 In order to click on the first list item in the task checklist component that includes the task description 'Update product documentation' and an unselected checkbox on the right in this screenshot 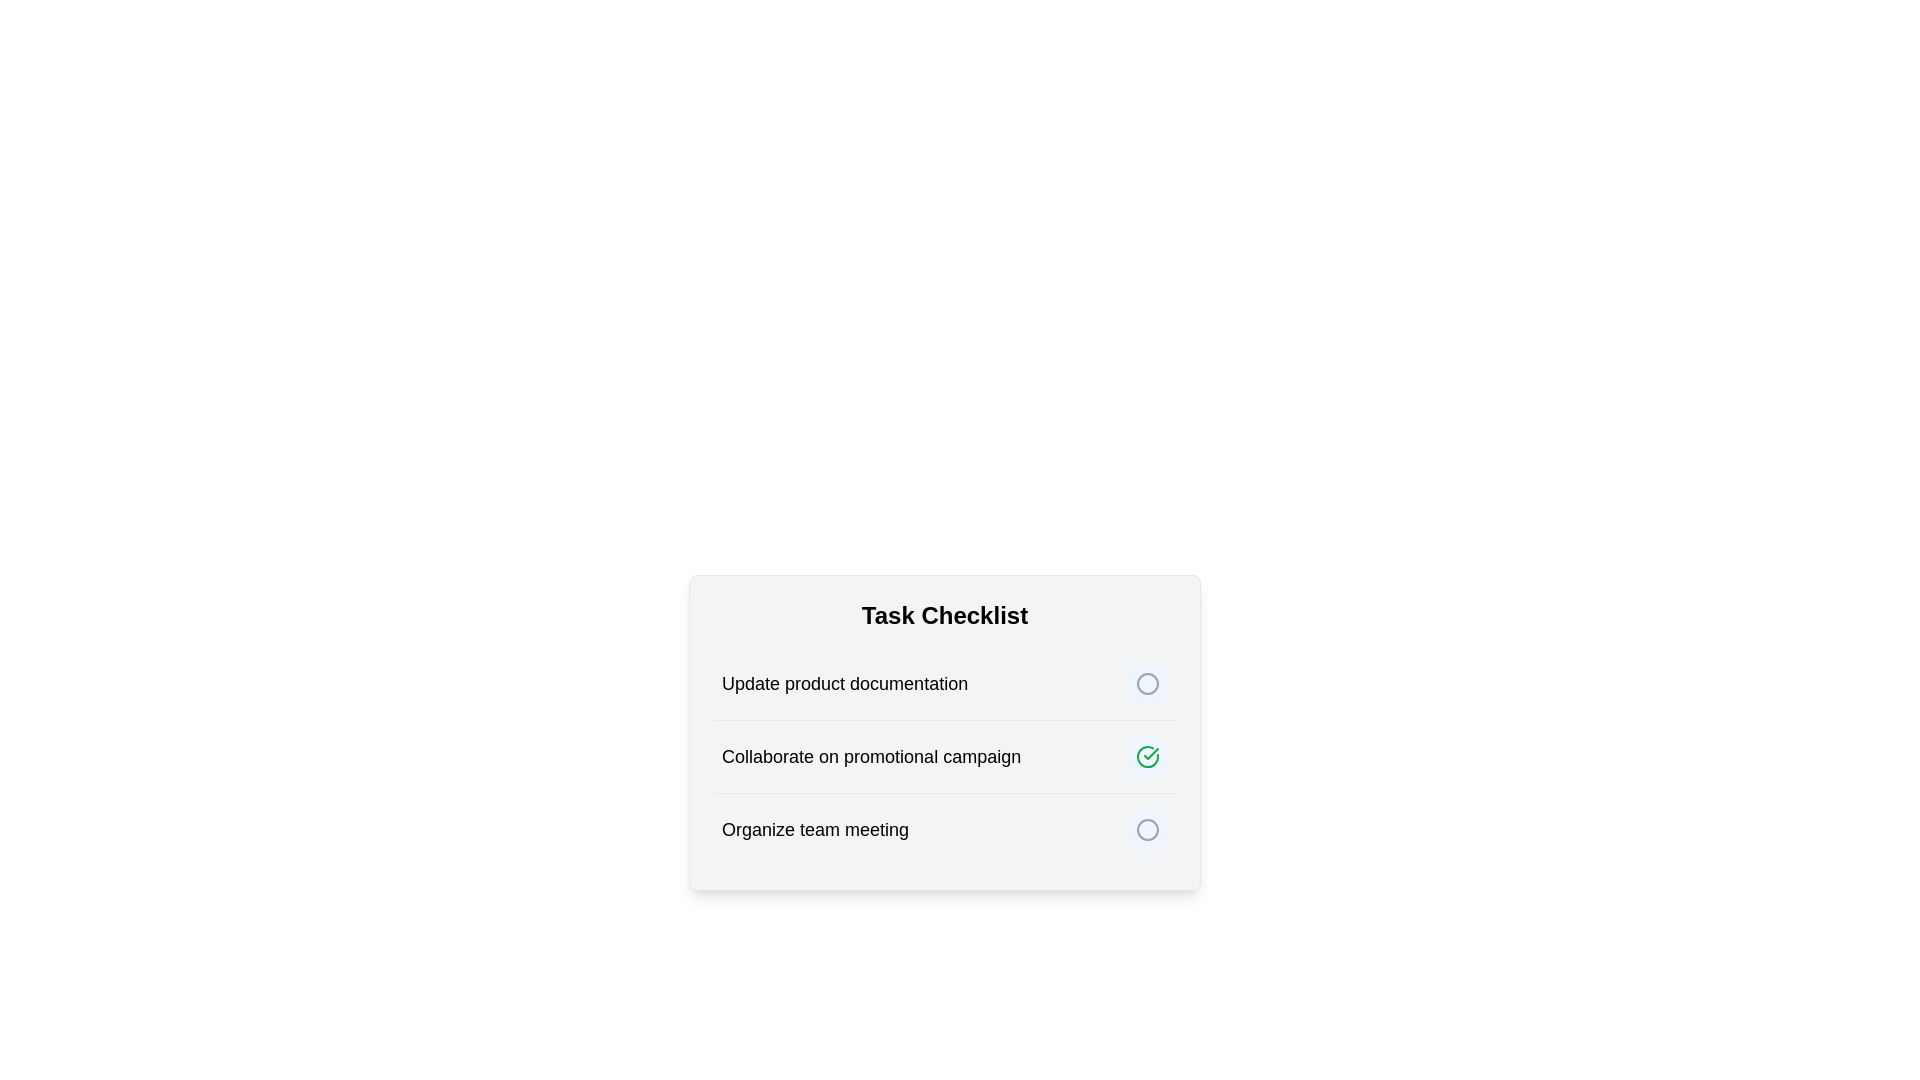, I will do `click(944, 682)`.